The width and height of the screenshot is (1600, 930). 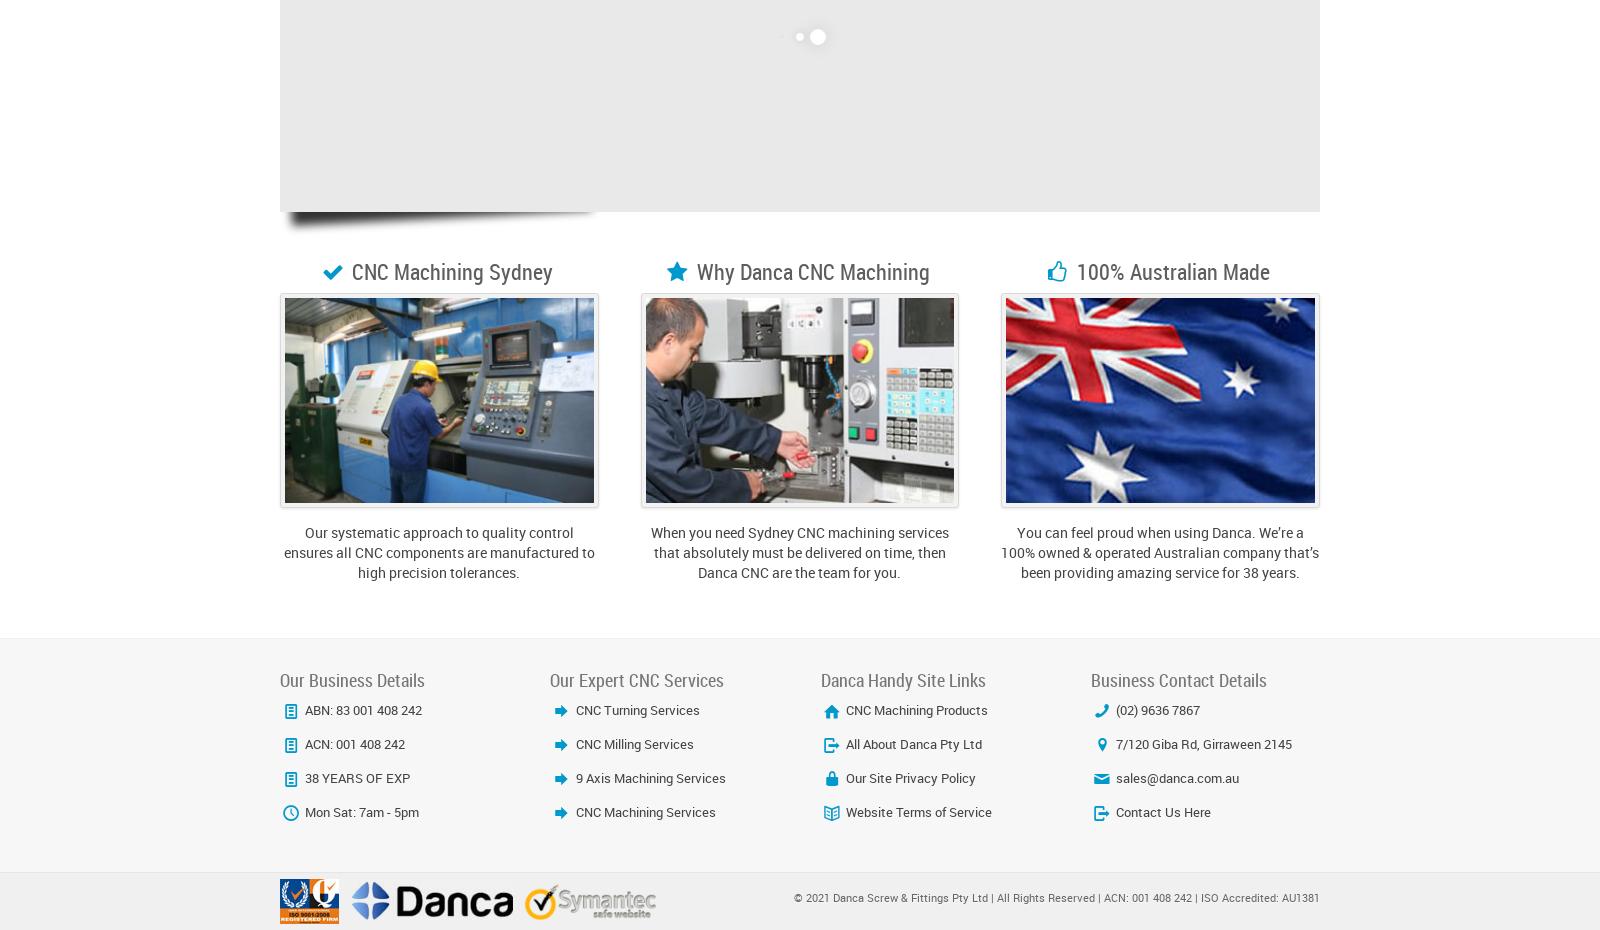 What do you see at coordinates (999, 551) in the screenshot?
I see `'You can feel proud when using Danca. We’re a 100% owned & operated Australian company that’s been providing amazing service for 38 years.'` at bounding box center [999, 551].